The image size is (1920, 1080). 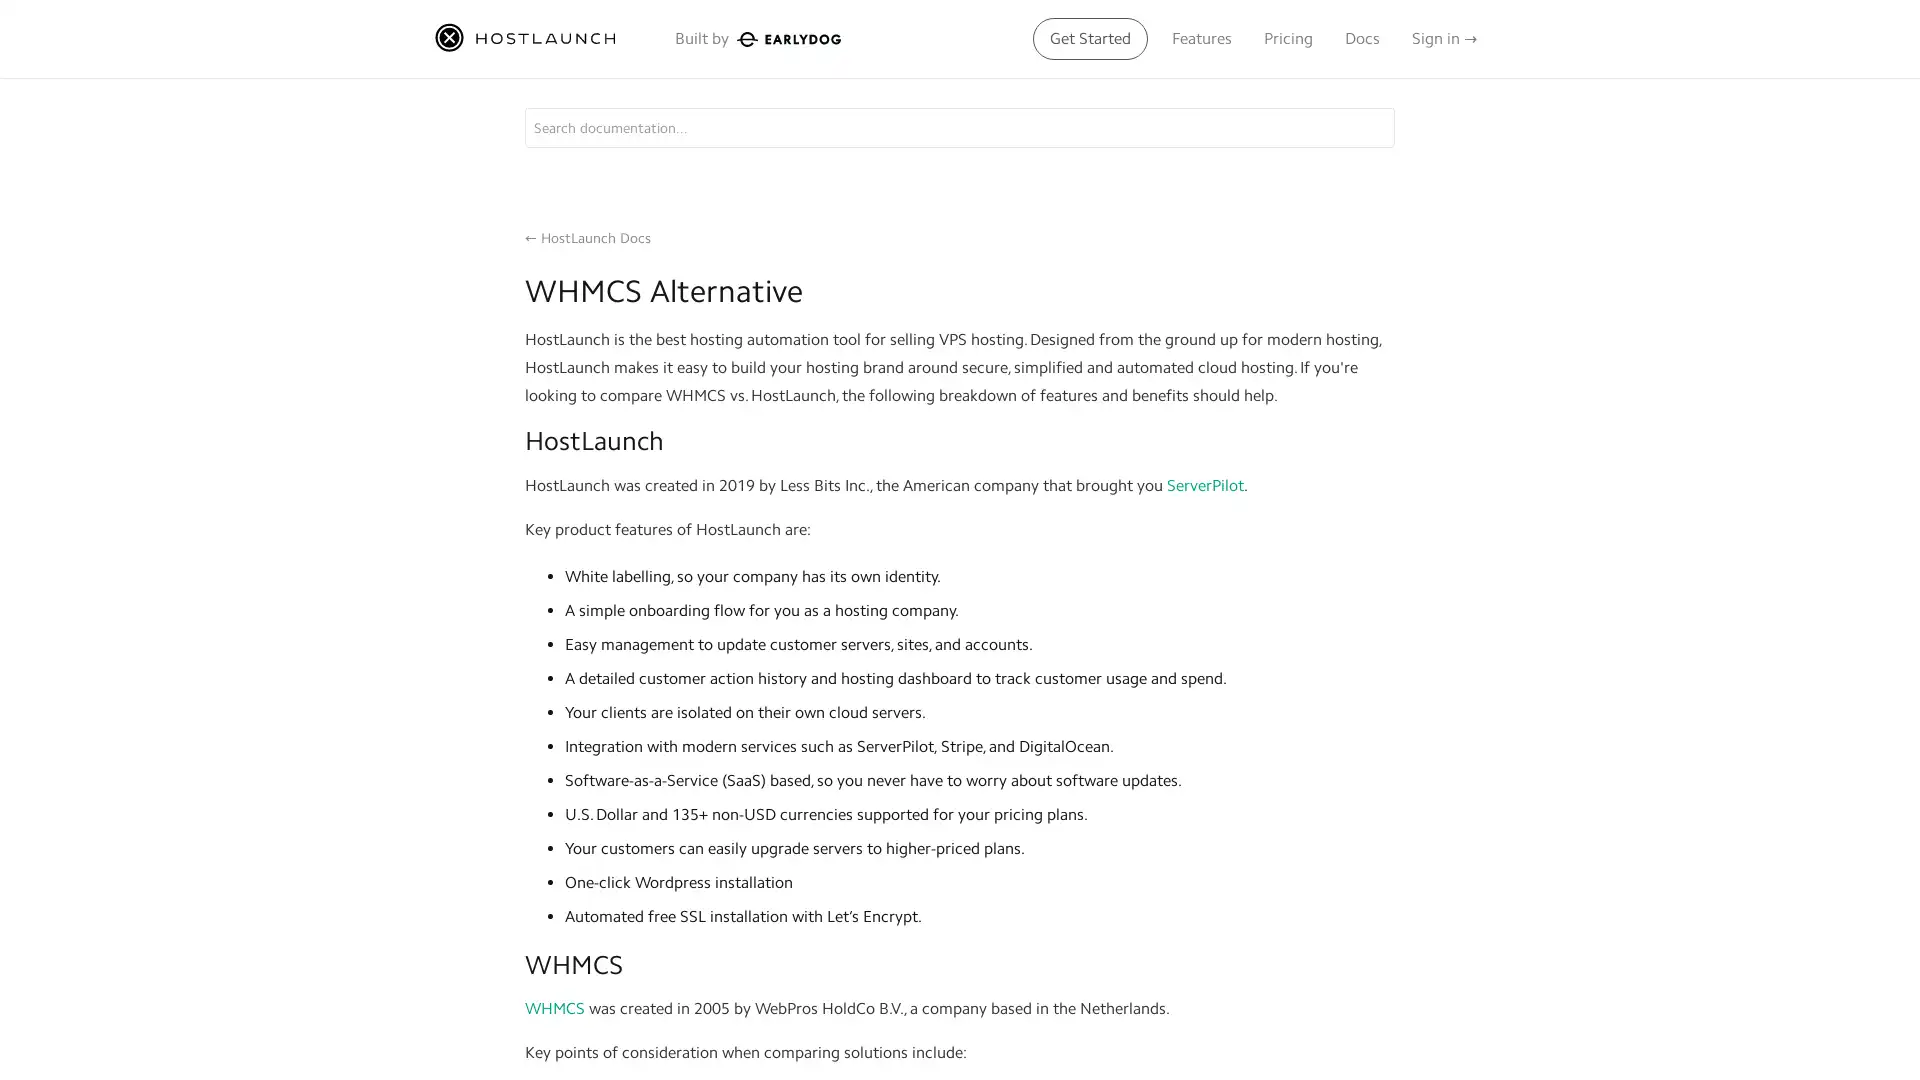 What do you see at coordinates (1361, 38) in the screenshot?
I see `Docs` at bounding box center [1361, 38].